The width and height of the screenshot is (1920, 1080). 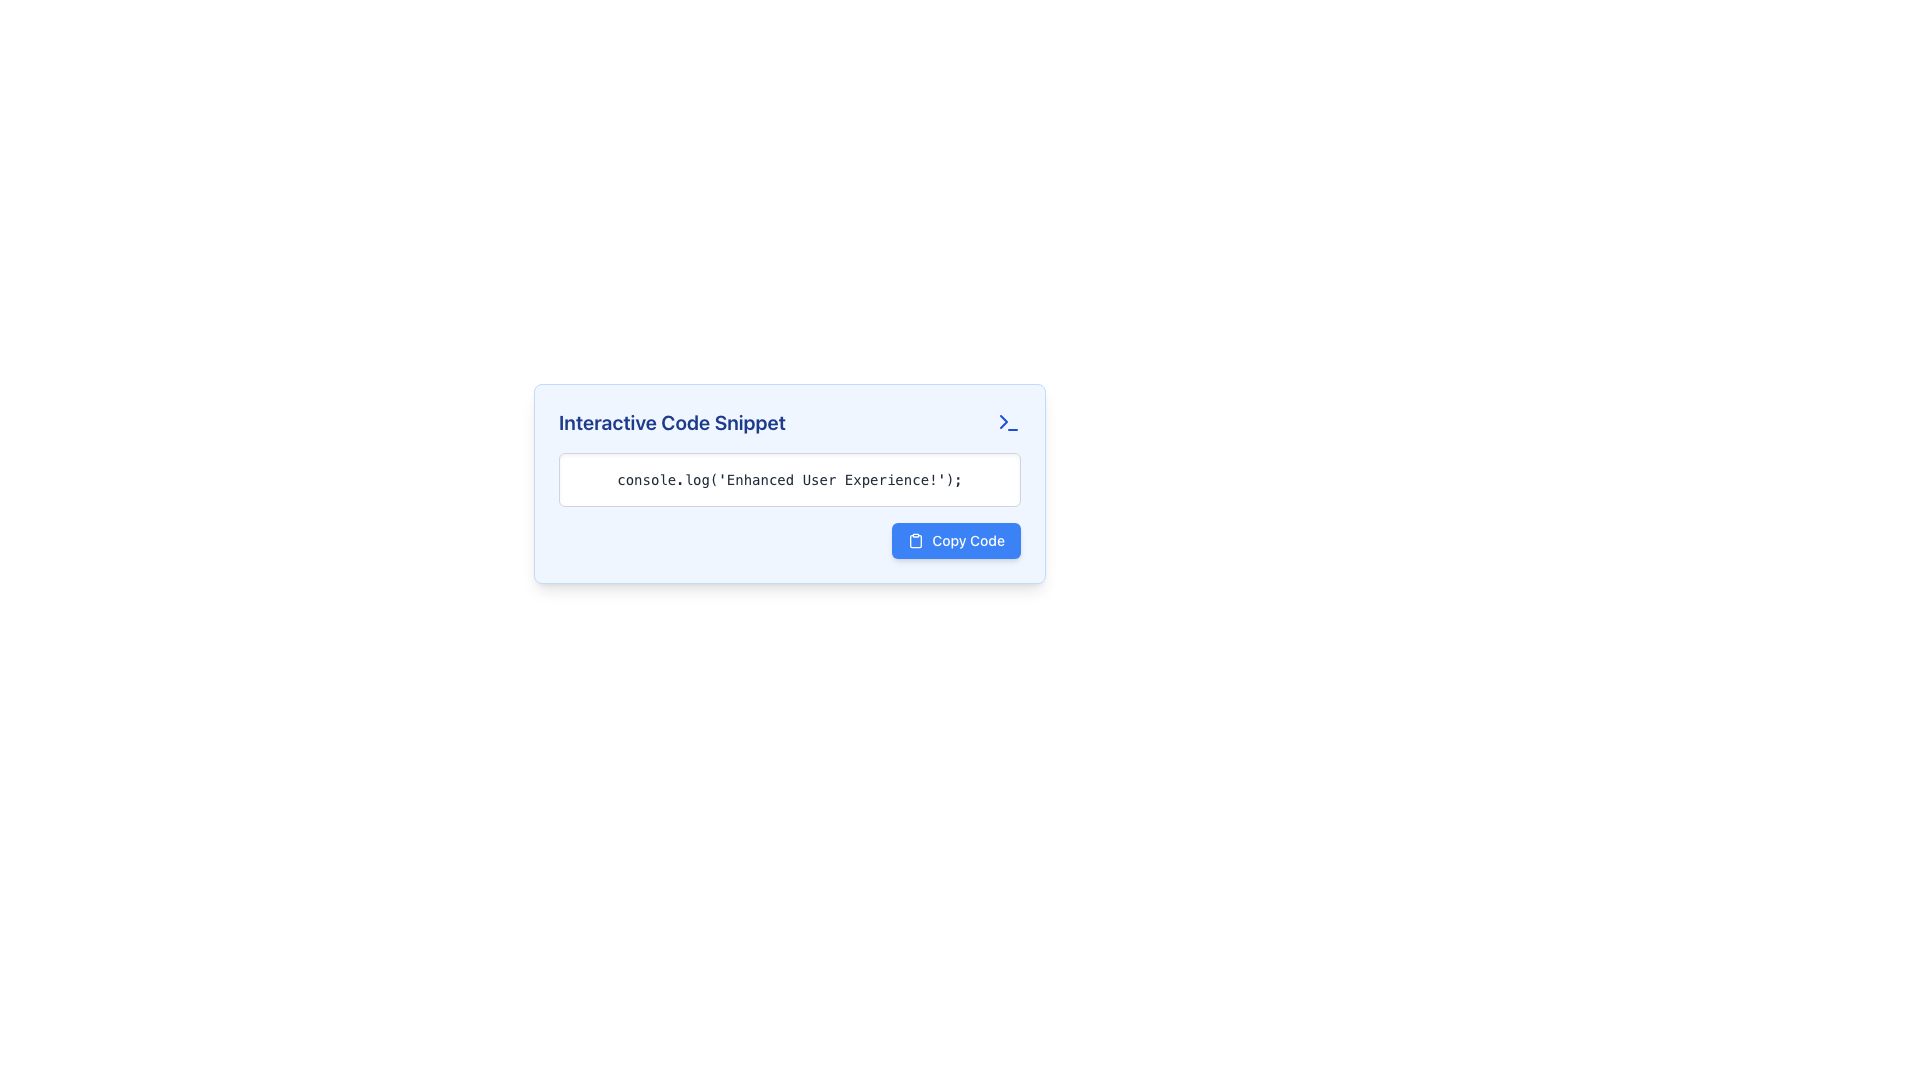 What do you see at coordinates (915, 540) in the screenshot?
I see `the small clipboard-shaped icon located to the left of the 'Copy Code' text within the button labeled 'Copy Code'` at bounding box center [915, 540].